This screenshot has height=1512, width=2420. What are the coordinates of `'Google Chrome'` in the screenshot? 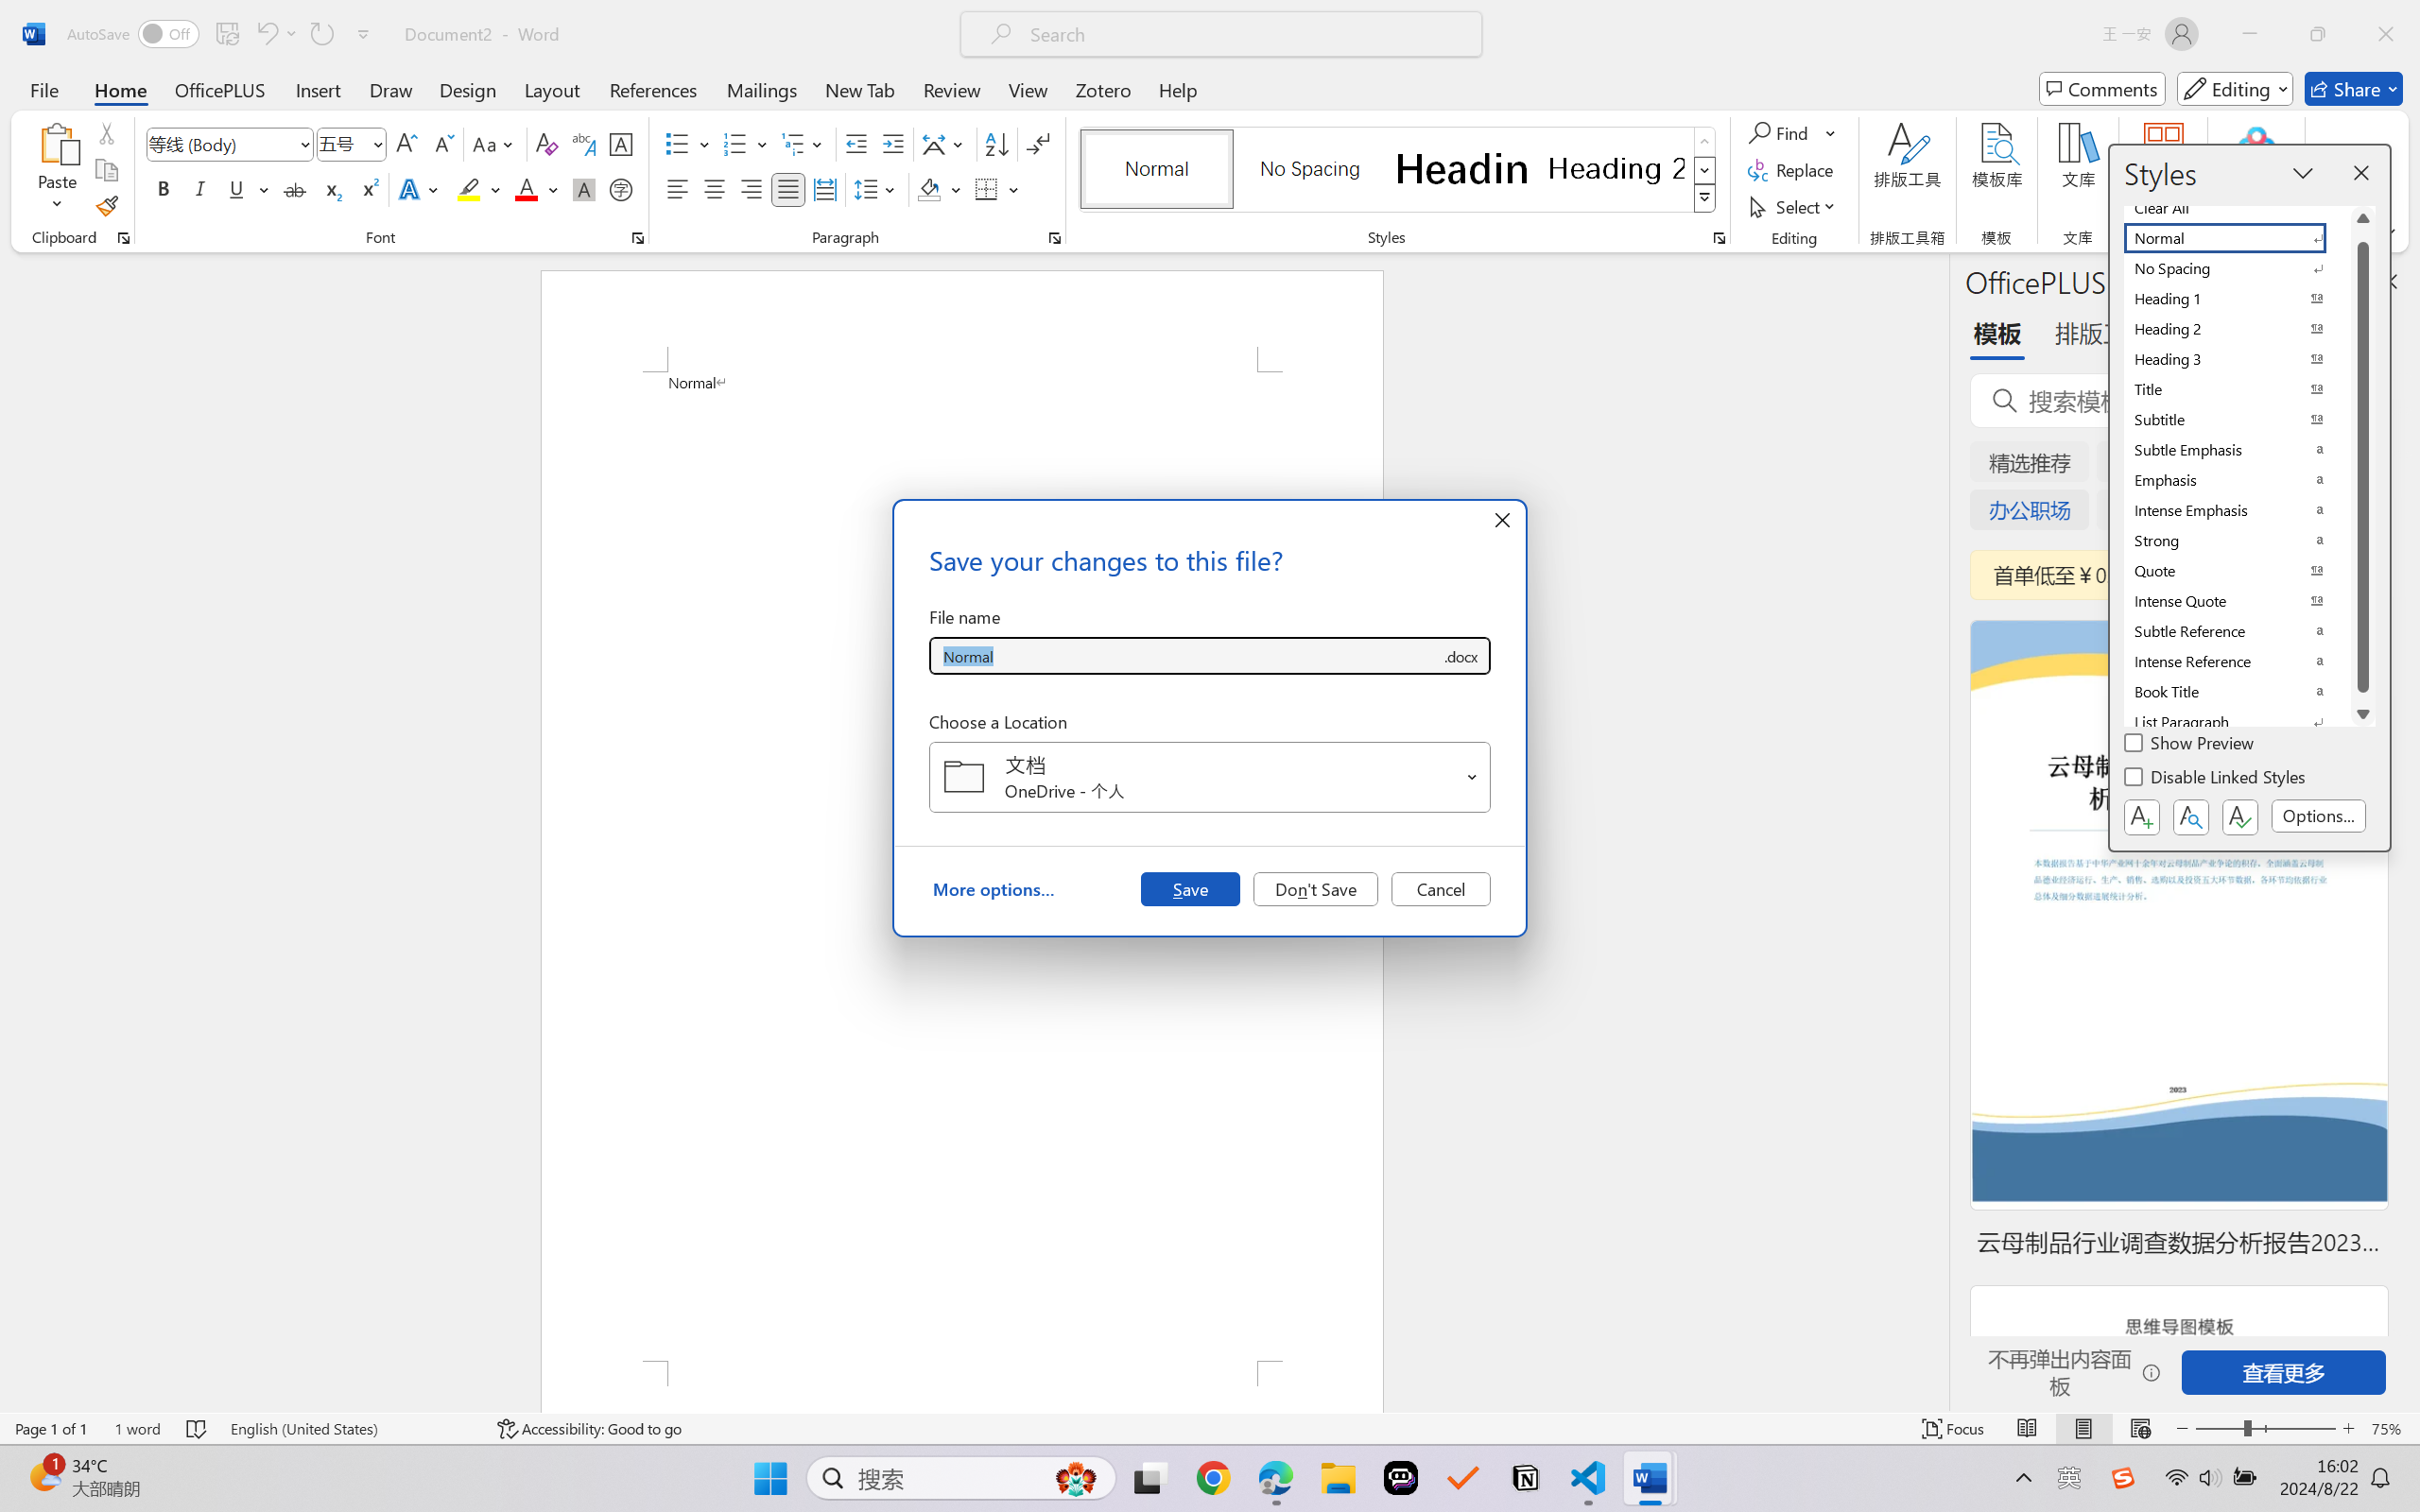 It's located at (1213, 1478).